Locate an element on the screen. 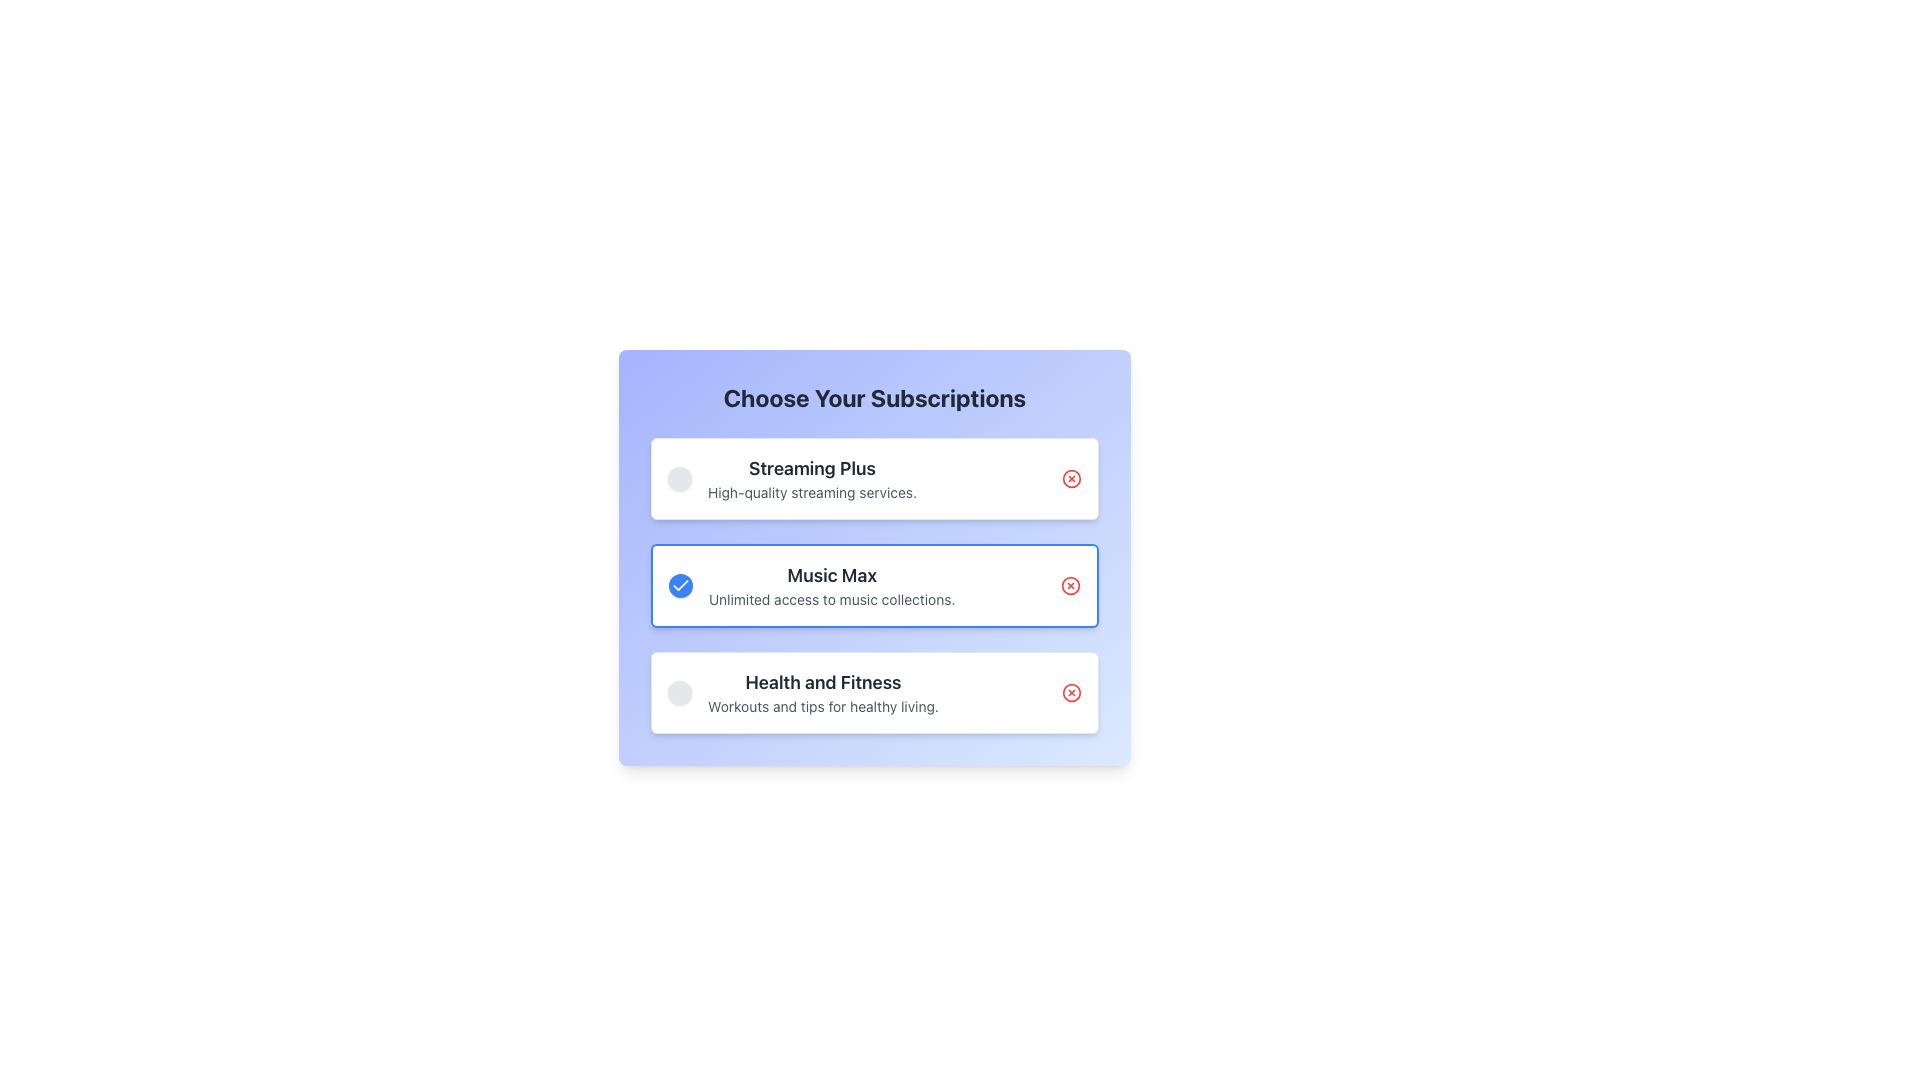 This screenshot has width=1920, height=1080. the static text that provides additional information about the 'Health and Fitness' subscription option, located in the third subscription option card, directly below the title text is located at coordinates (823, 705).